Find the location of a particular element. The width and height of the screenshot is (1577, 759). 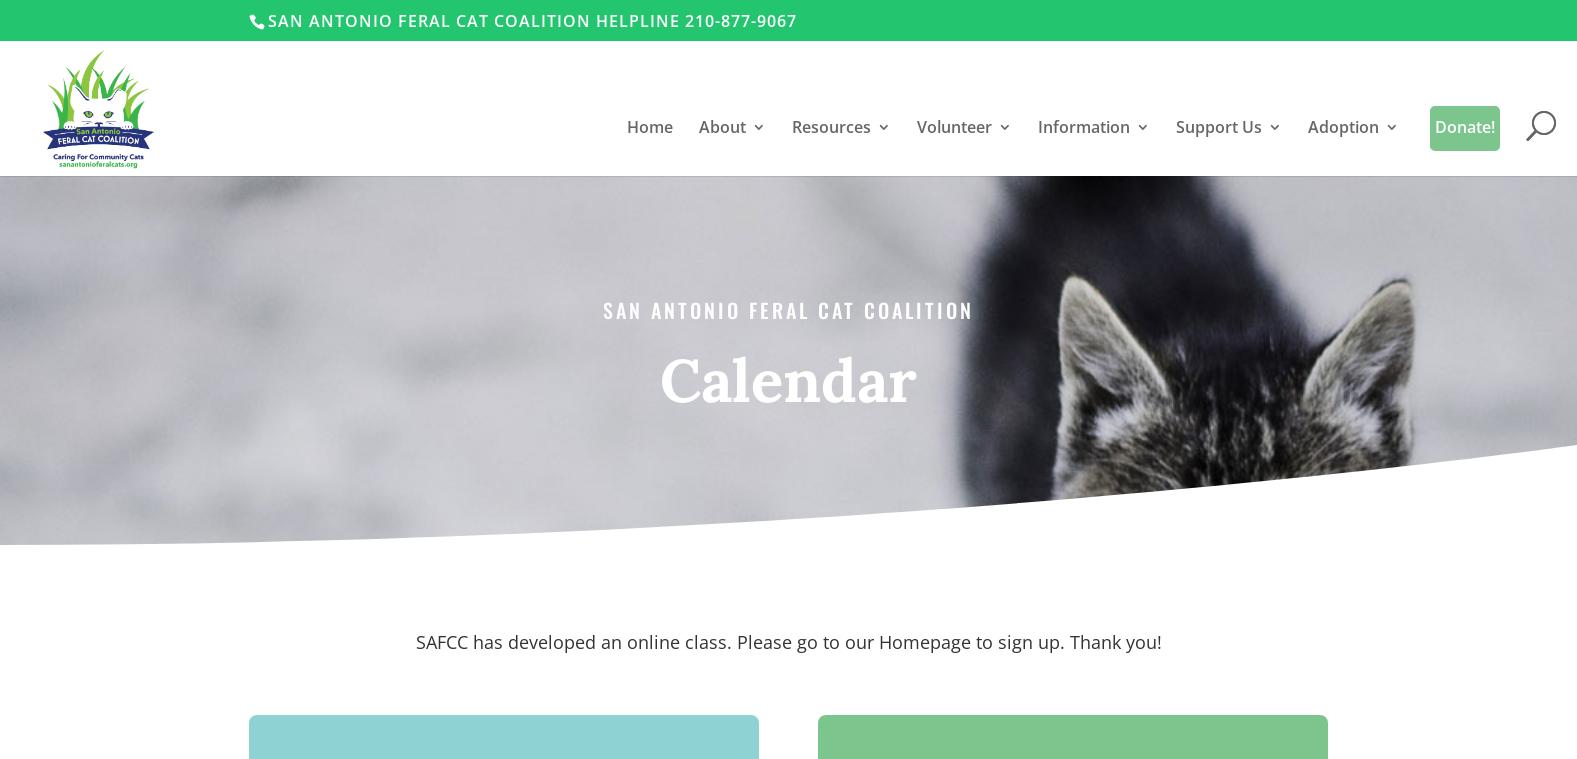

'Adoption Info & Application' is located at coordinates (1401, 400).